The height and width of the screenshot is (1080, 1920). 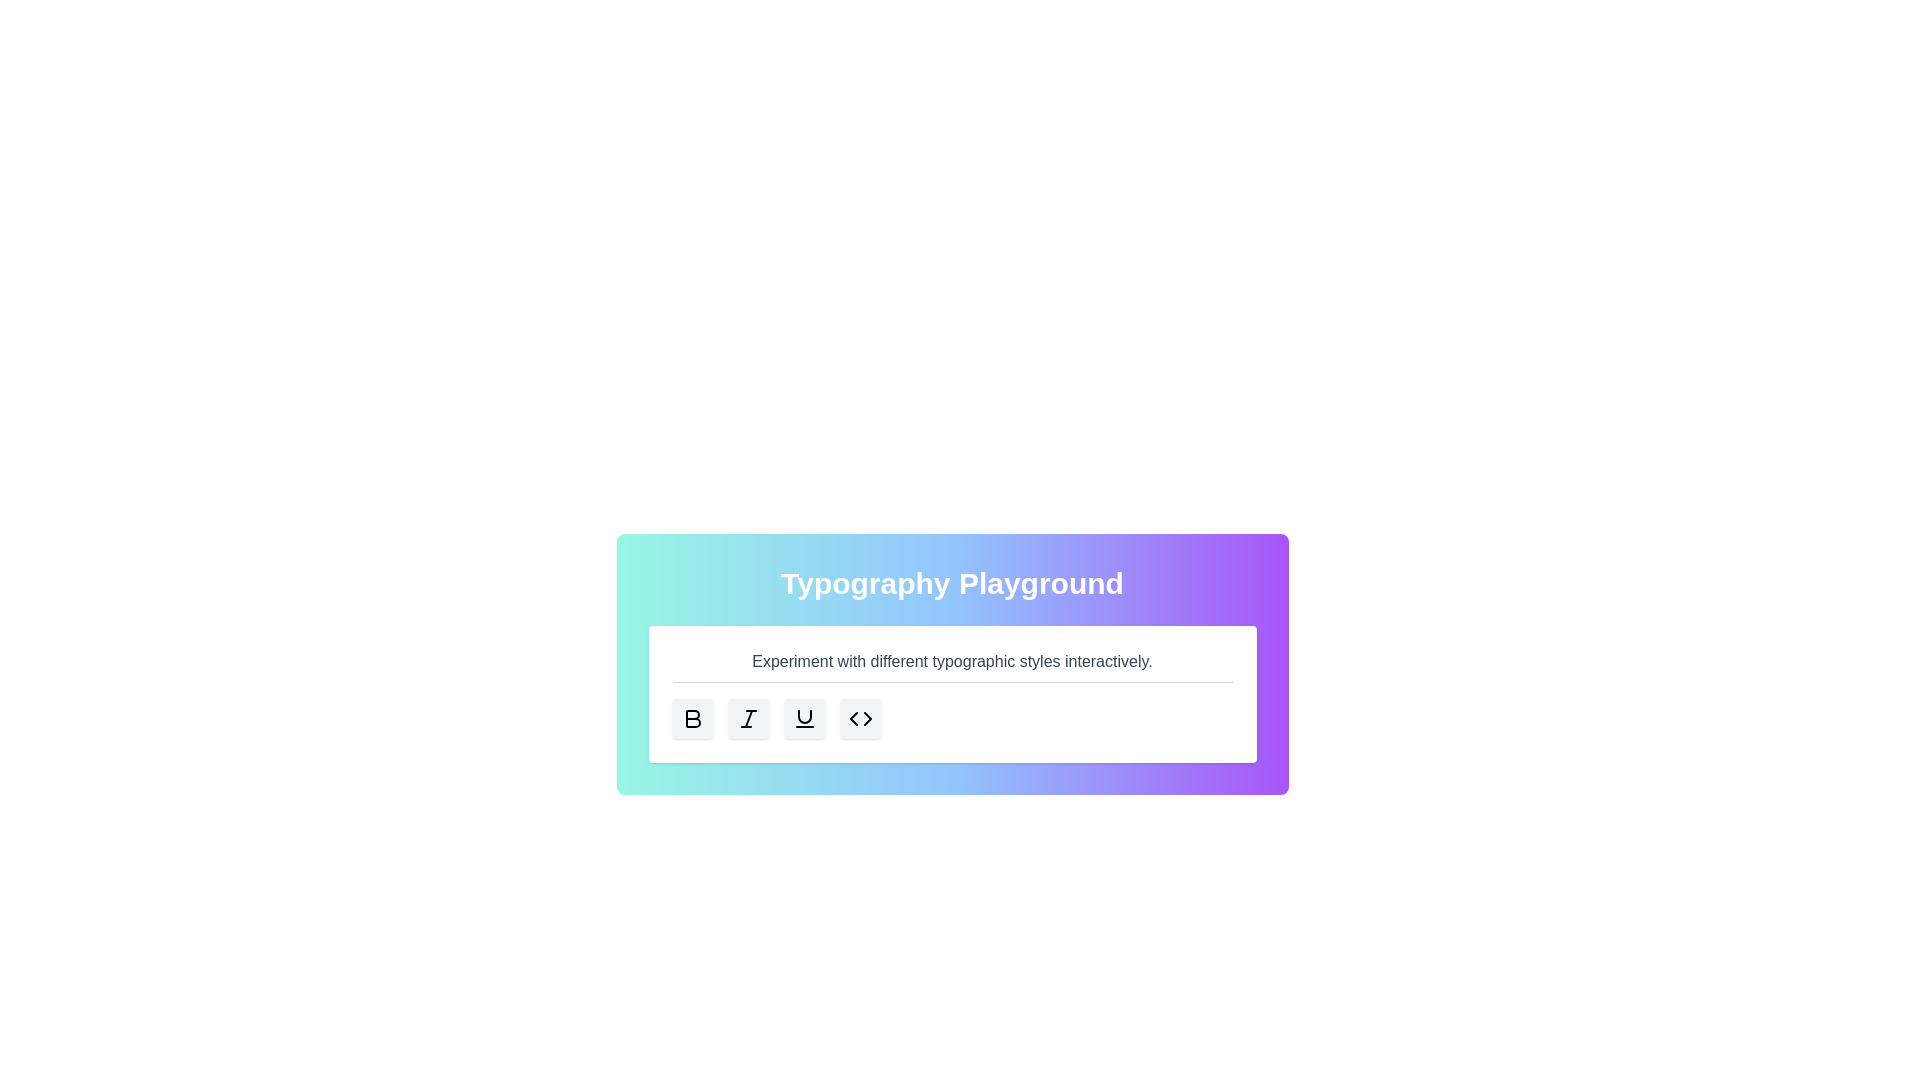 What do you see at coordinates (860, 717) in the screenshot?
I see `the outlined icon styled as a pair of angular brackets (< >) located as the fourth button in a row of icons beneath the 'Experiment with different typographic styles interactively' text` at bounding box center [860, 717].